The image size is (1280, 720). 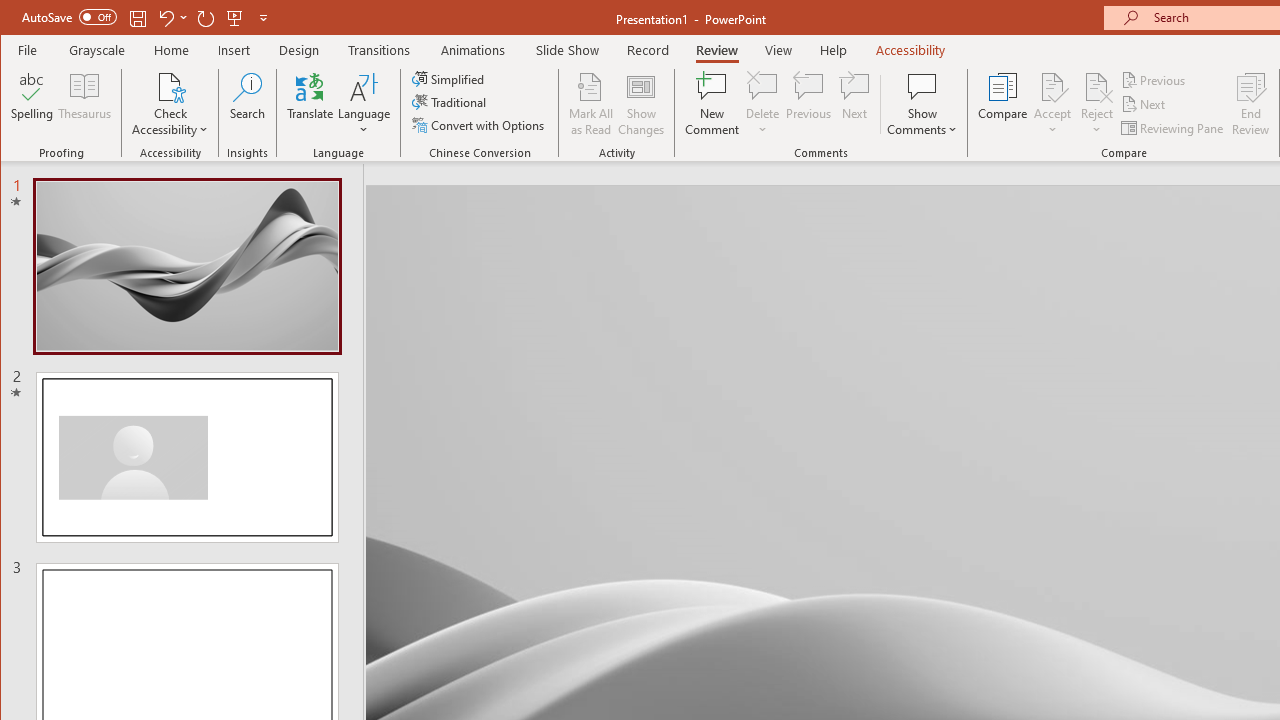 I want to click on 'Traditional', so click(x=450, y=102).